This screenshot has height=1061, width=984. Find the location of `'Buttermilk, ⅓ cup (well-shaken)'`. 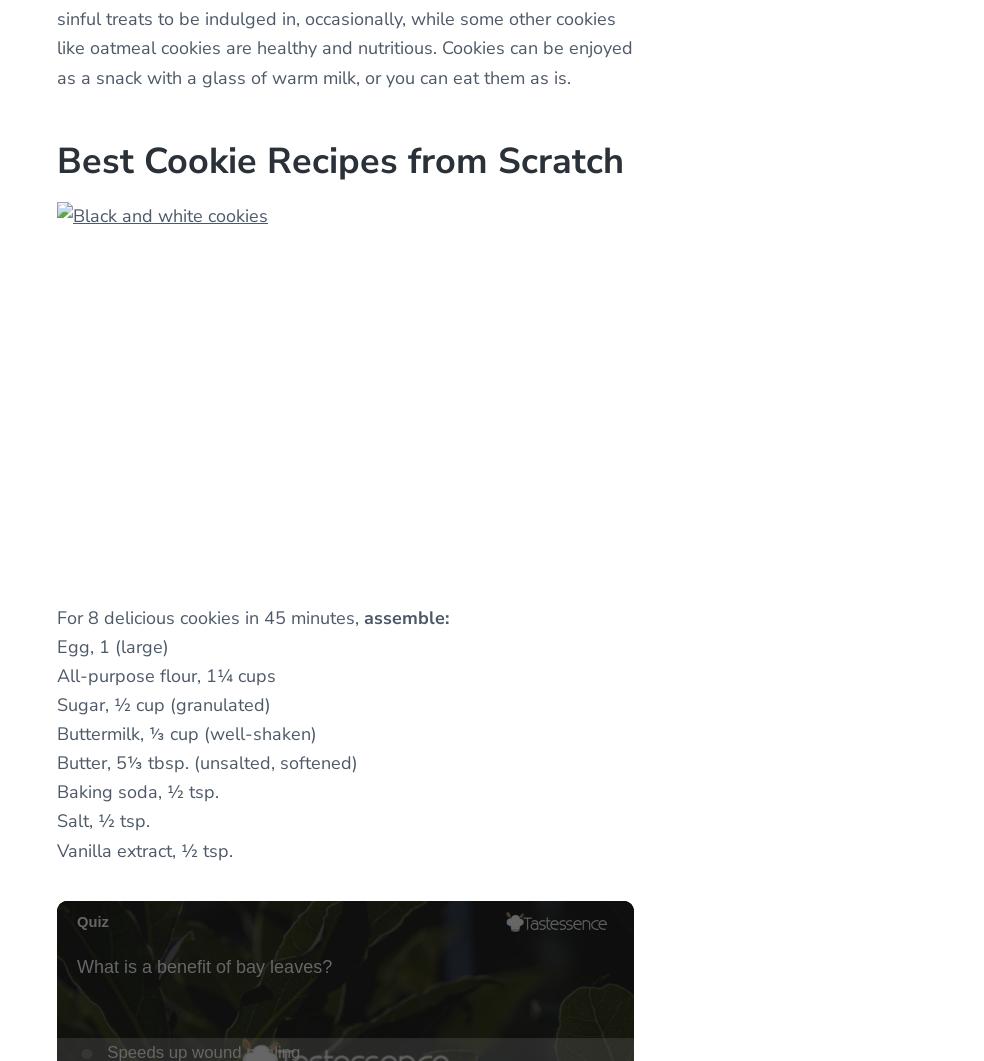

'Buttermilk, ⅓ cup (well-shaken)' is located at coordinates (186, 733).